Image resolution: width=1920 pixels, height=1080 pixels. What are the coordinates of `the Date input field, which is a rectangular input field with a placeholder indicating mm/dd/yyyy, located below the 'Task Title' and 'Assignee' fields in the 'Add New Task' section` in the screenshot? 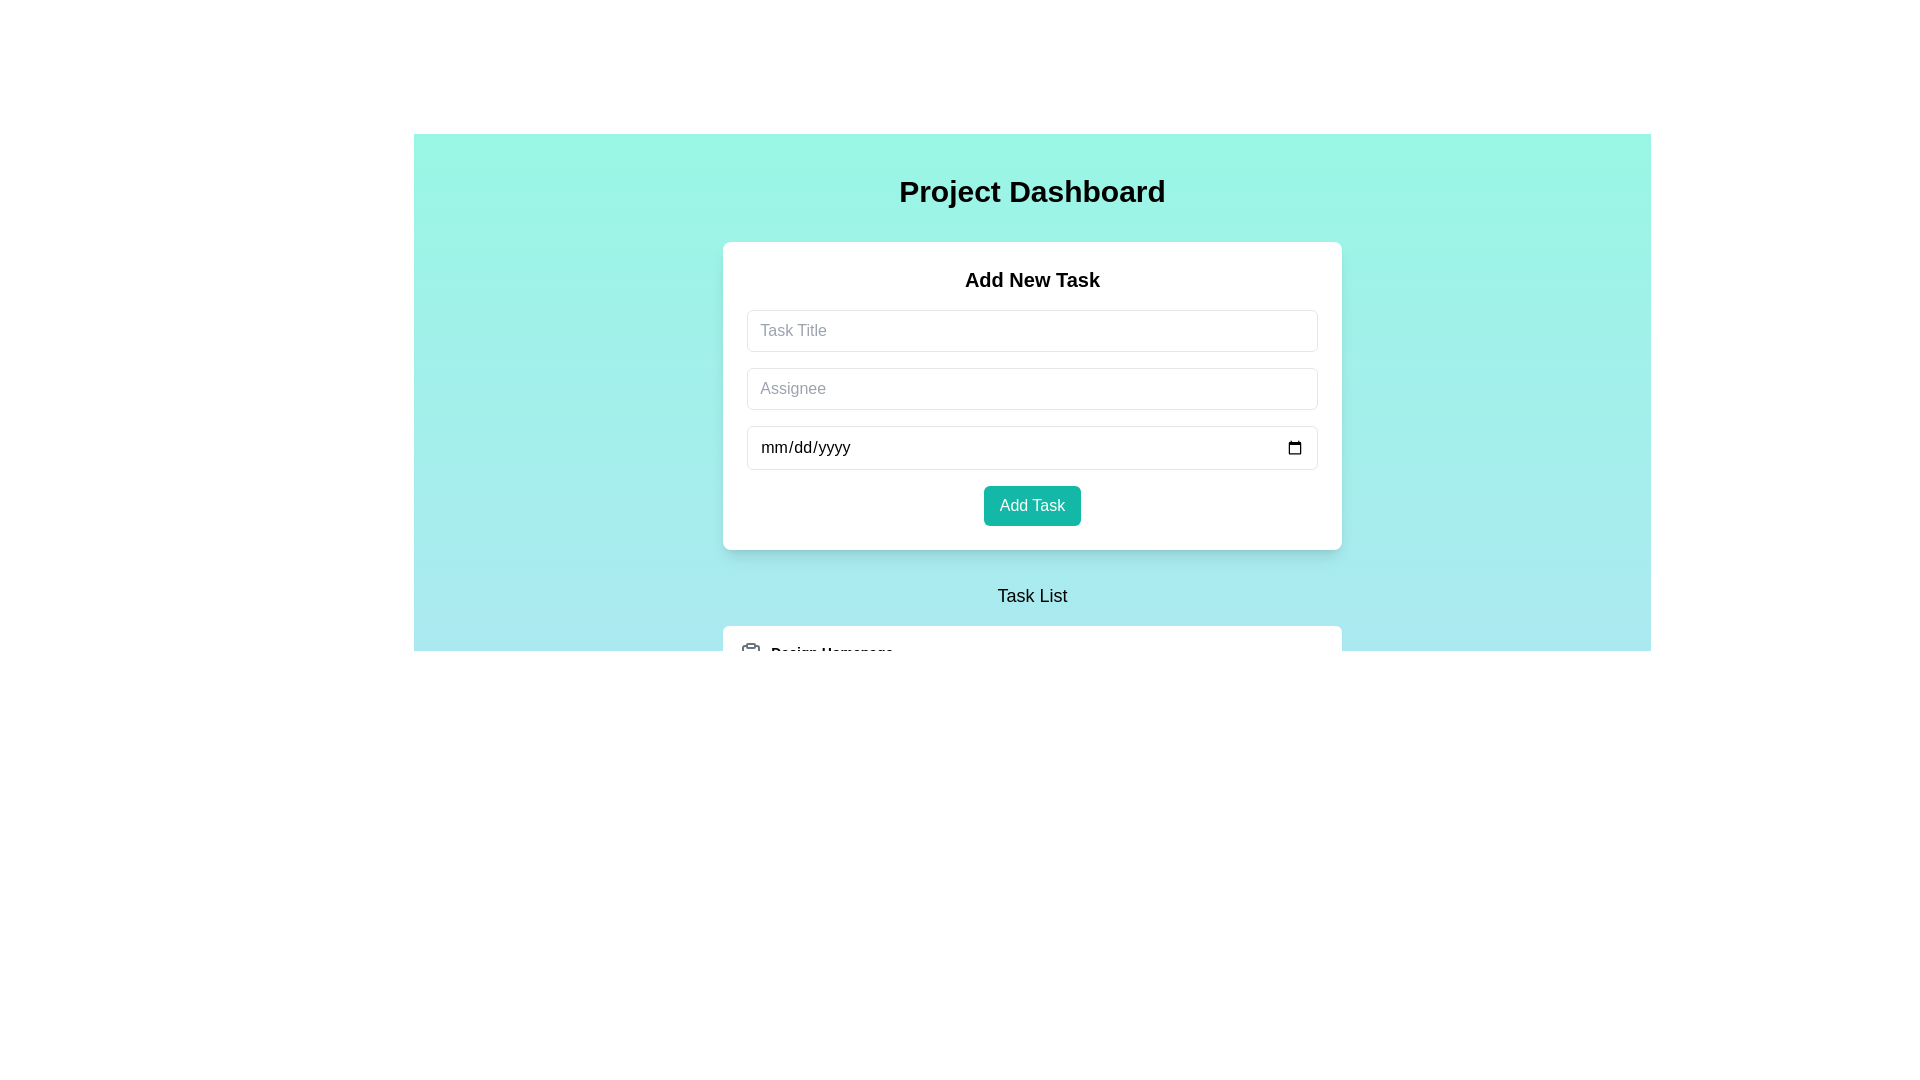 It's located at (1032, 446).